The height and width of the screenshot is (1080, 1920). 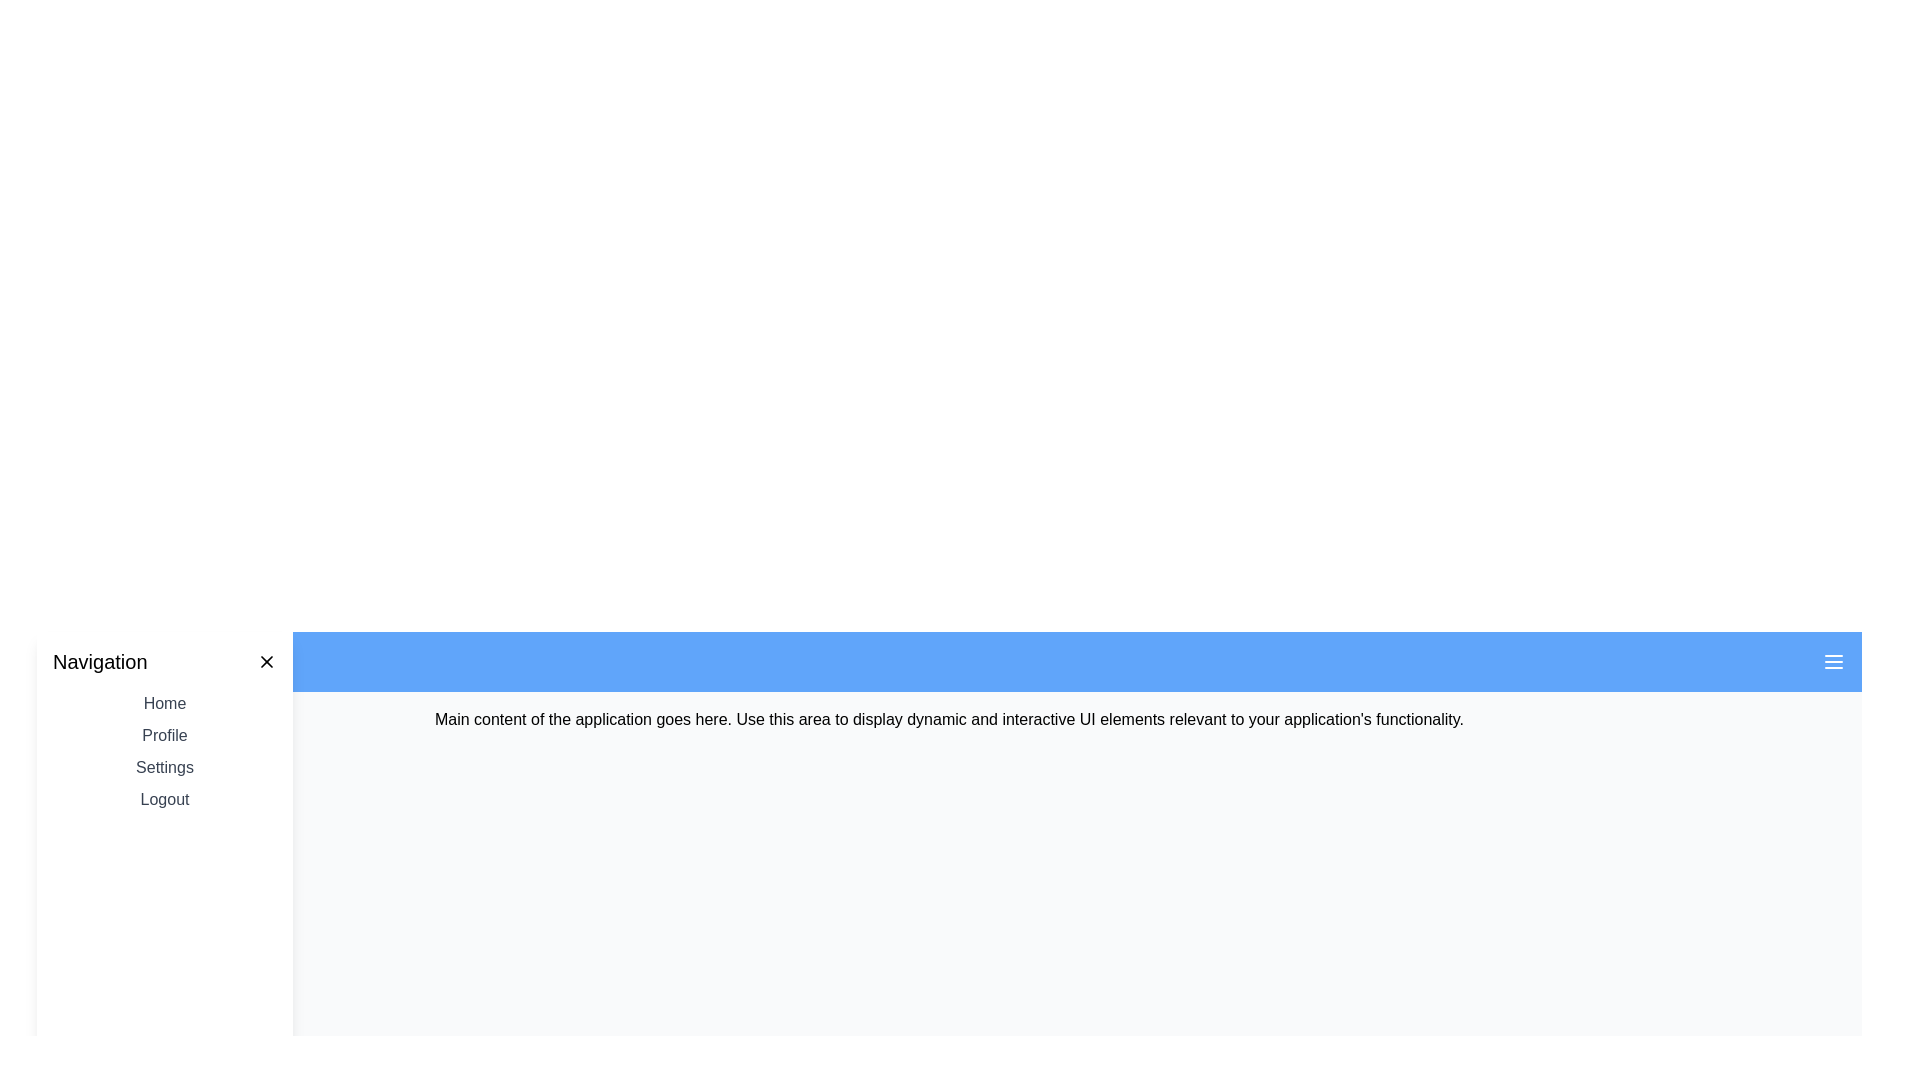 I want to click on the 'Log Out' text link, which is the last item in the vertical menu on the left side of the interface, located below the 'Settings' menu item, so click(x=164, y=798).